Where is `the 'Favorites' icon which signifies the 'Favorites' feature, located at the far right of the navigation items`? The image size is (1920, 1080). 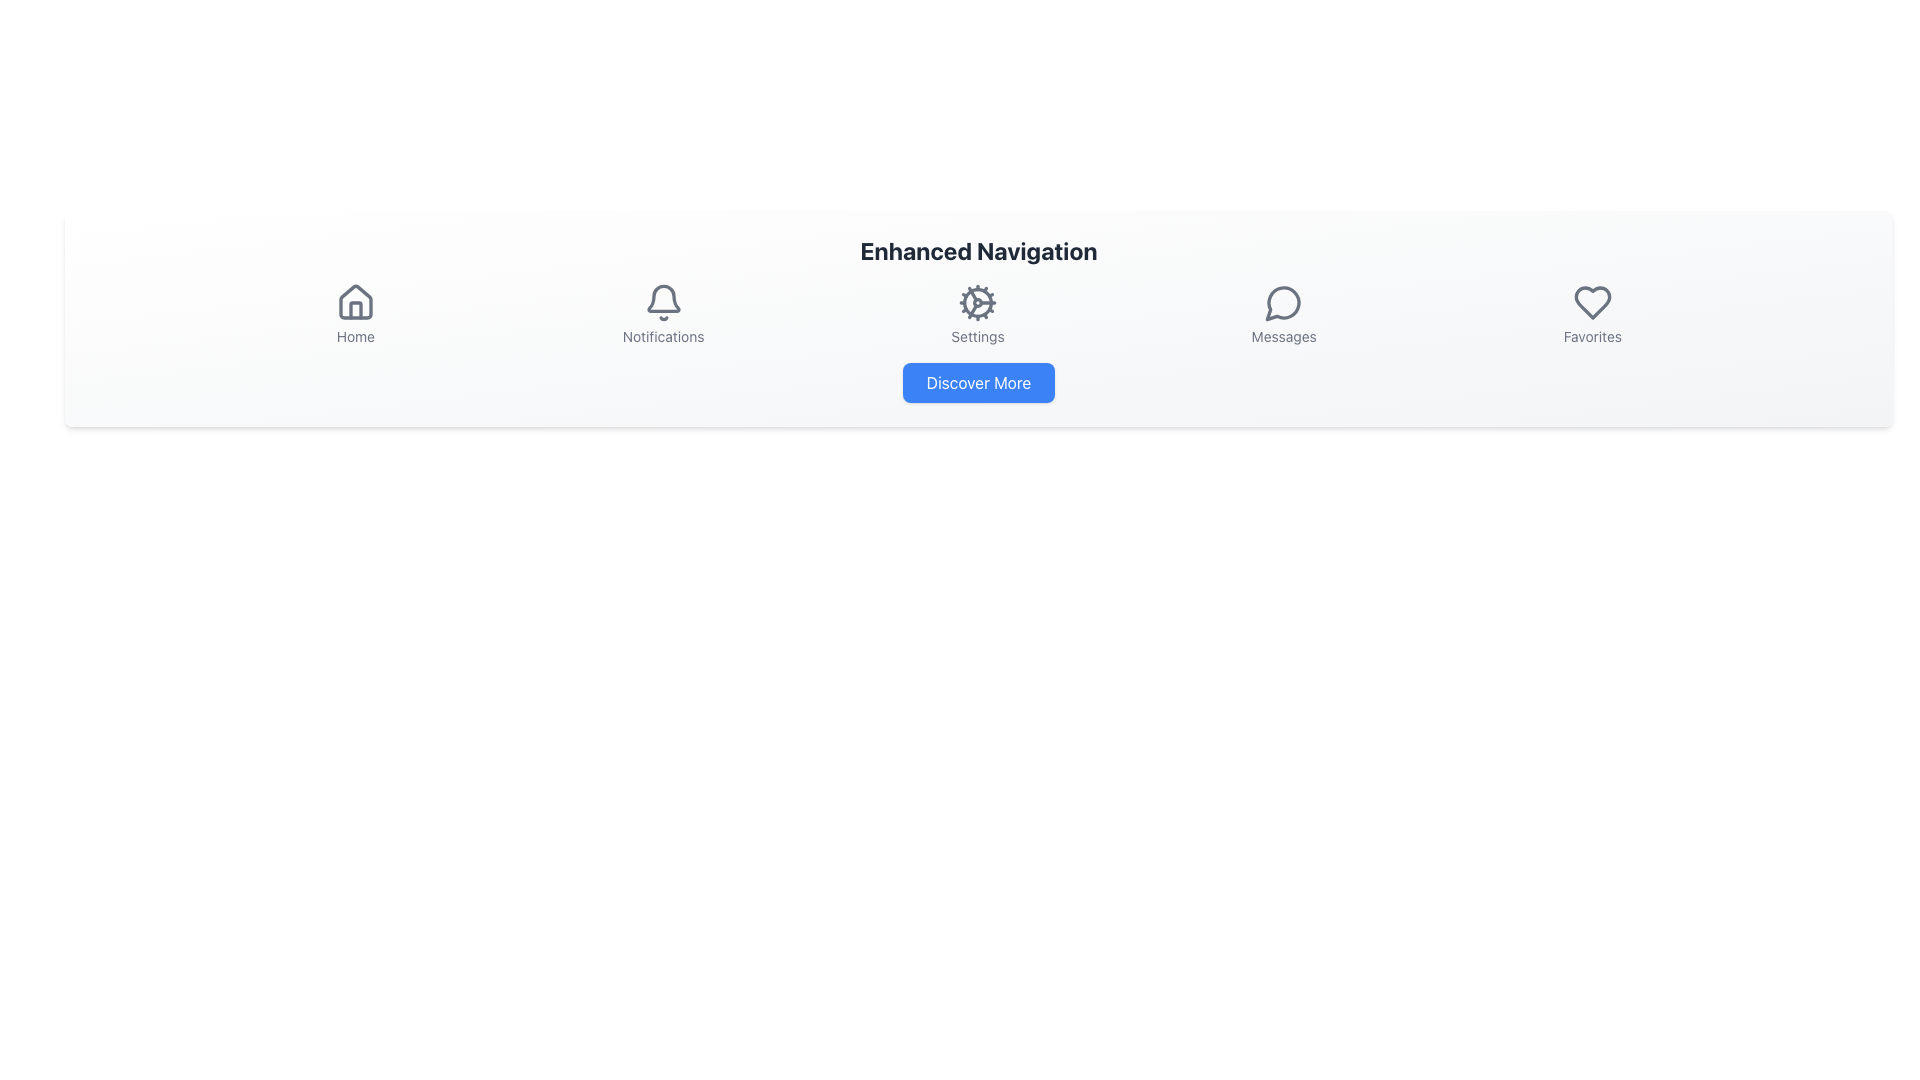
the 'Favorites' icon which signifies the 'Favorites' feature, located at the far right of the navigation items is located at coordinates (1591, 303).